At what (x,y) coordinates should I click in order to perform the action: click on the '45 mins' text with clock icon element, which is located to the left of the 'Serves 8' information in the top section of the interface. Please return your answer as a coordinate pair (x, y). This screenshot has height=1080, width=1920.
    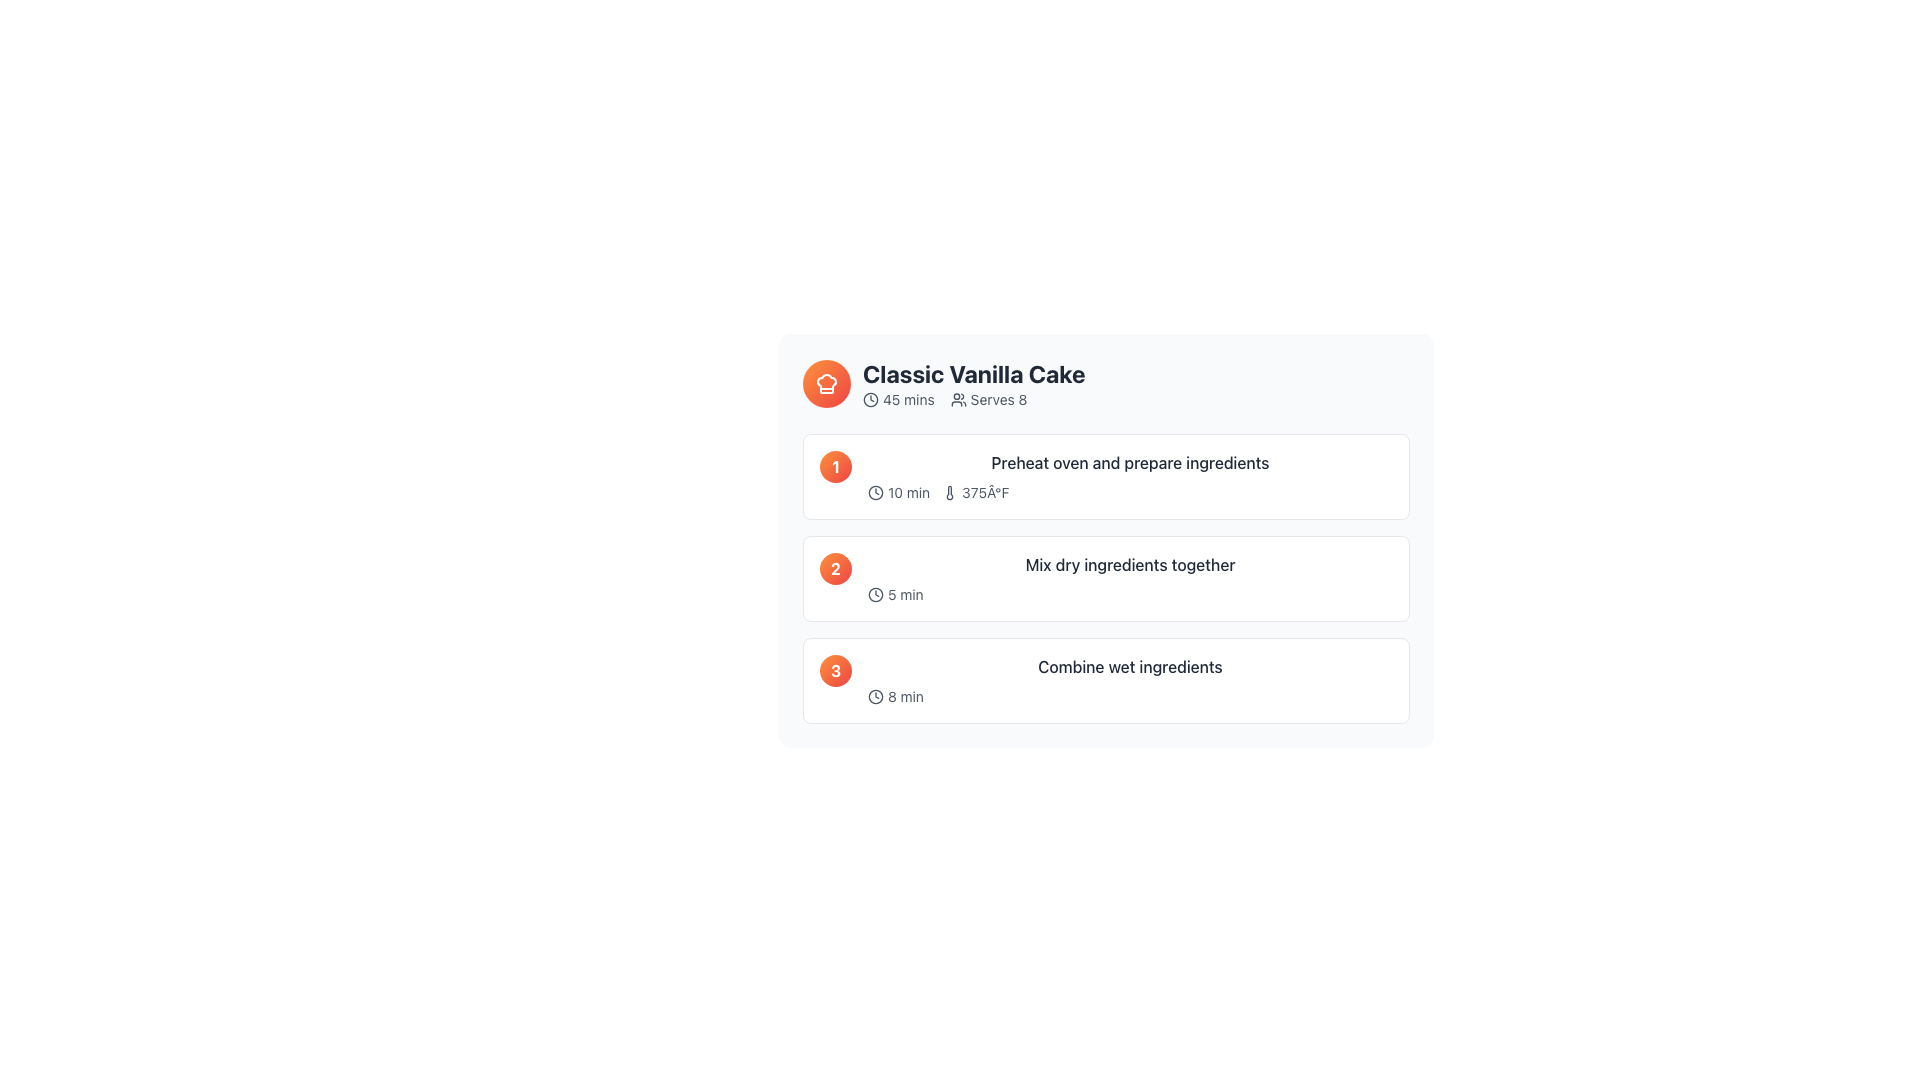
    Looking at the image, I should click on (897, 400).